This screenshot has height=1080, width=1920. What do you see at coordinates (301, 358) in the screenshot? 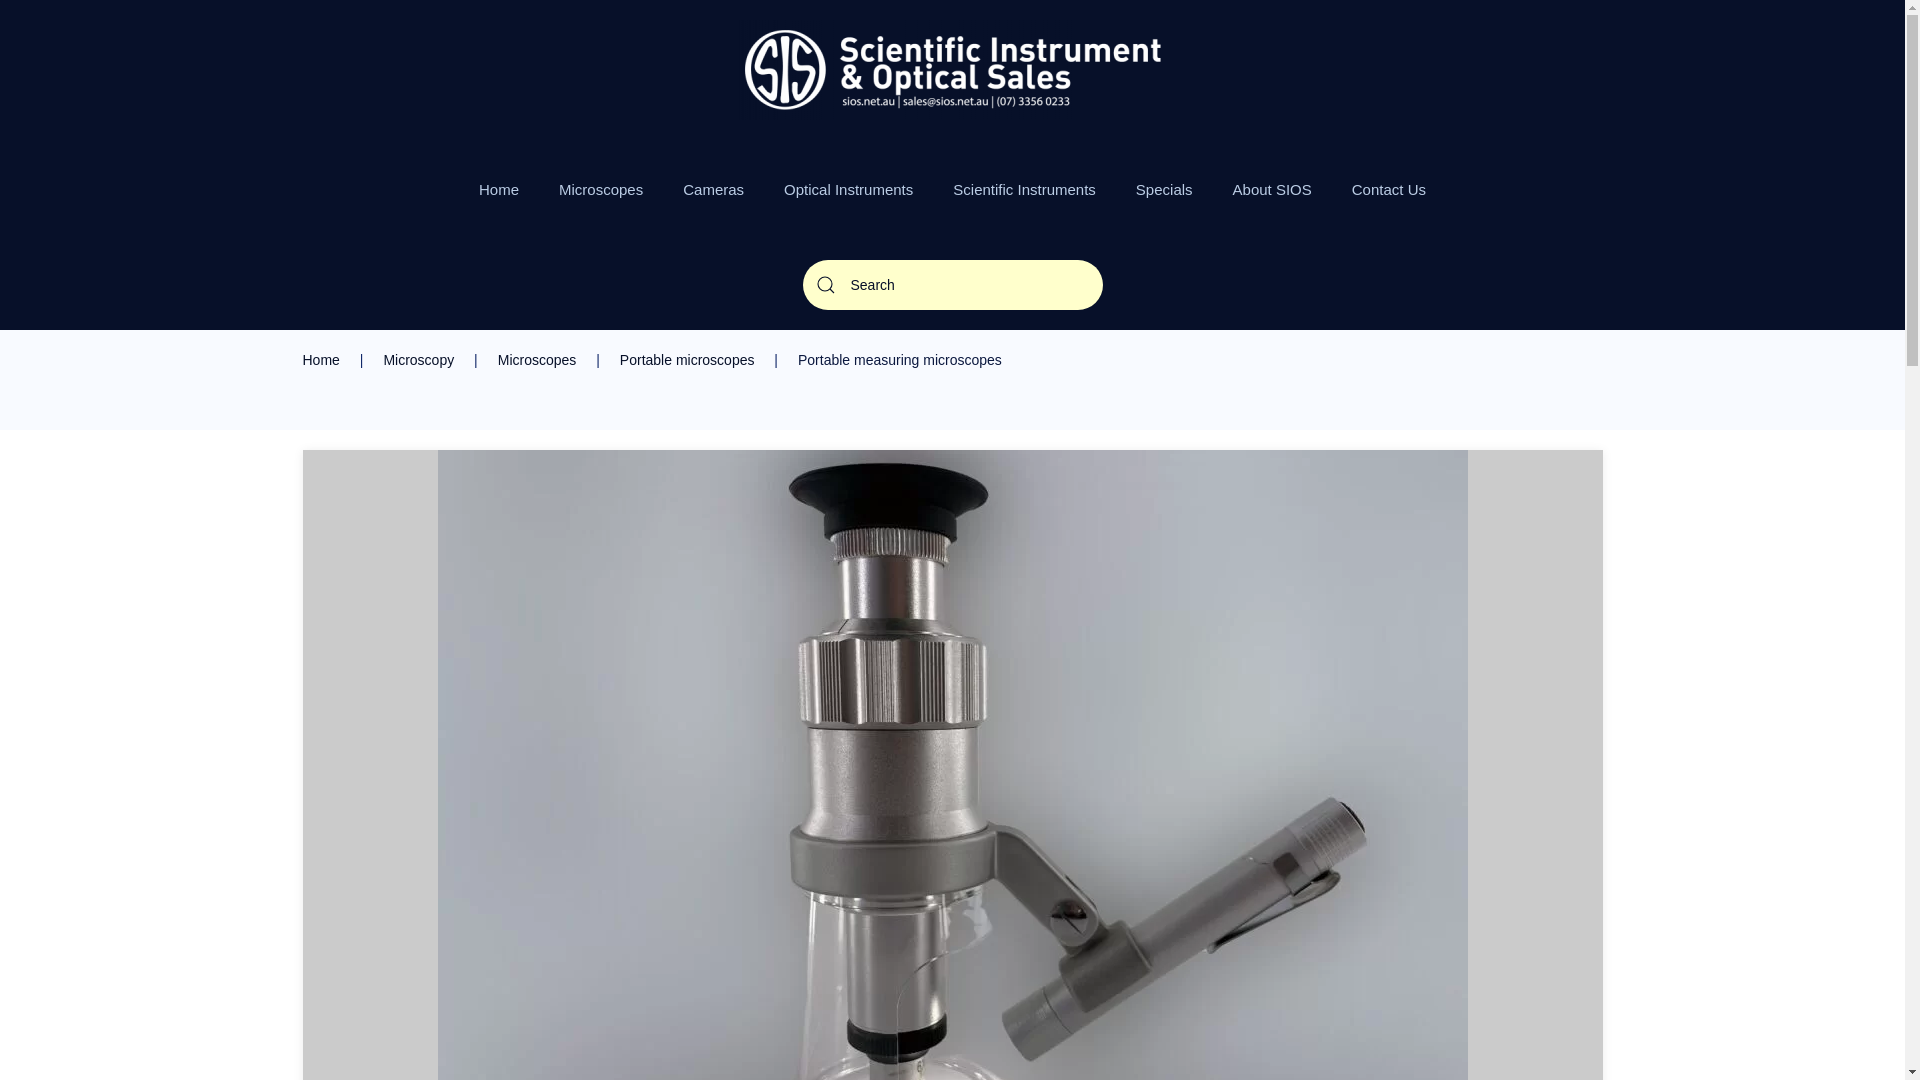
I see `'Home'` at bounding box center [301, 358].